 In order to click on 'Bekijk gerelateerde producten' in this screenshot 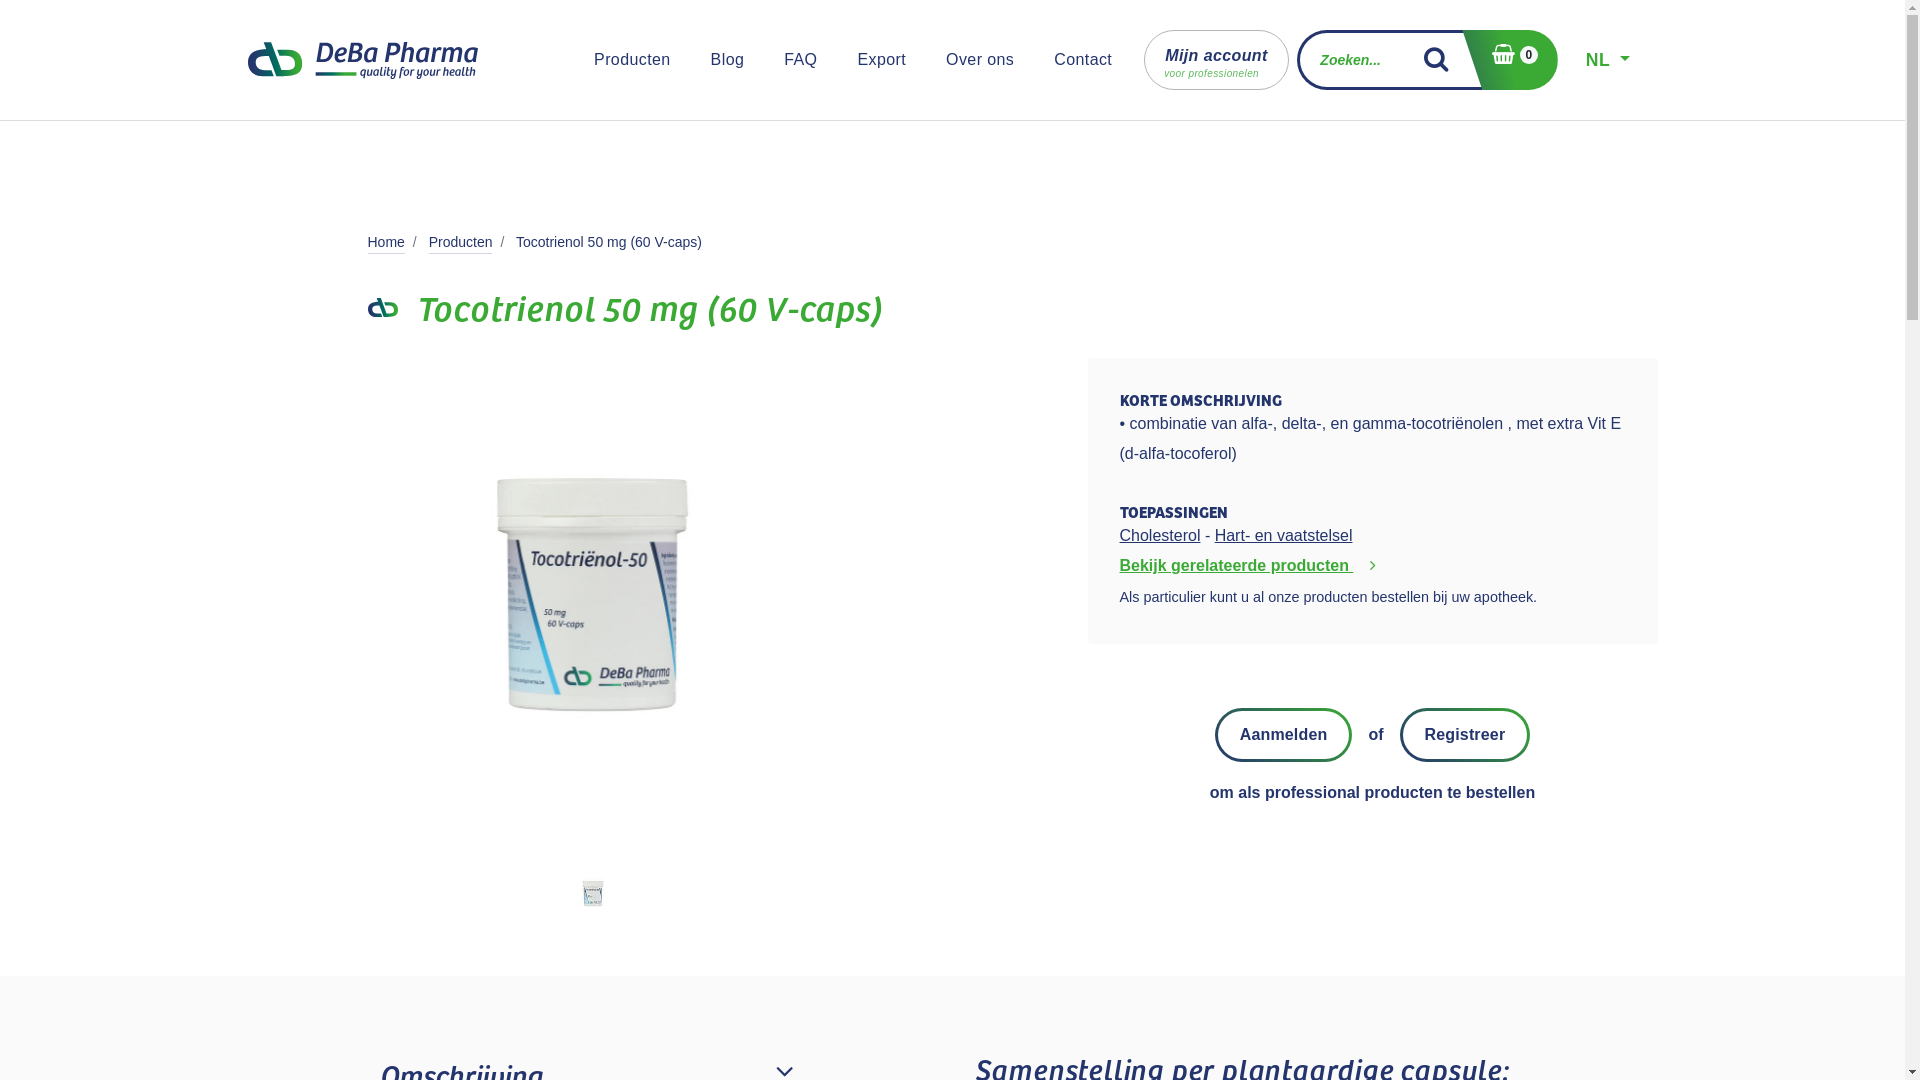, I will do `click(1251, 565)`.